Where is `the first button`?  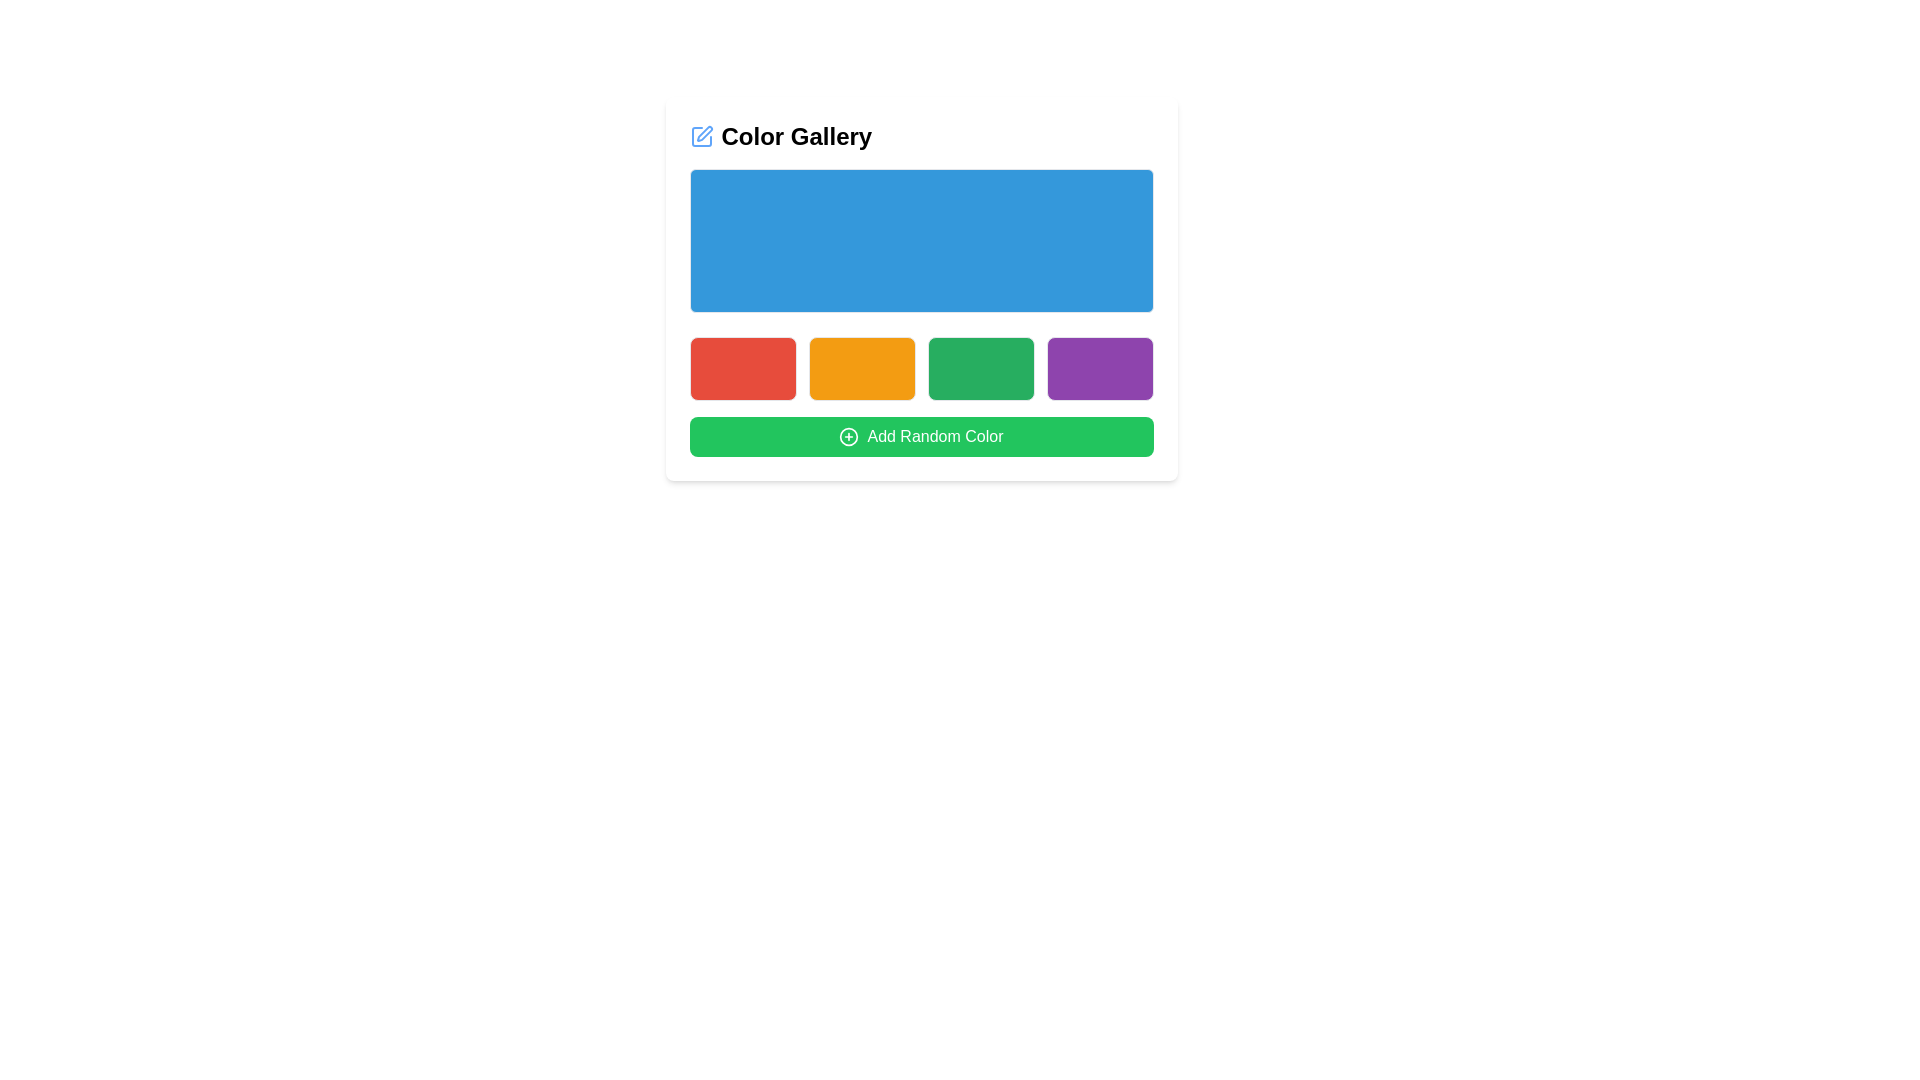 the first button is located at coordinates (742, 369).